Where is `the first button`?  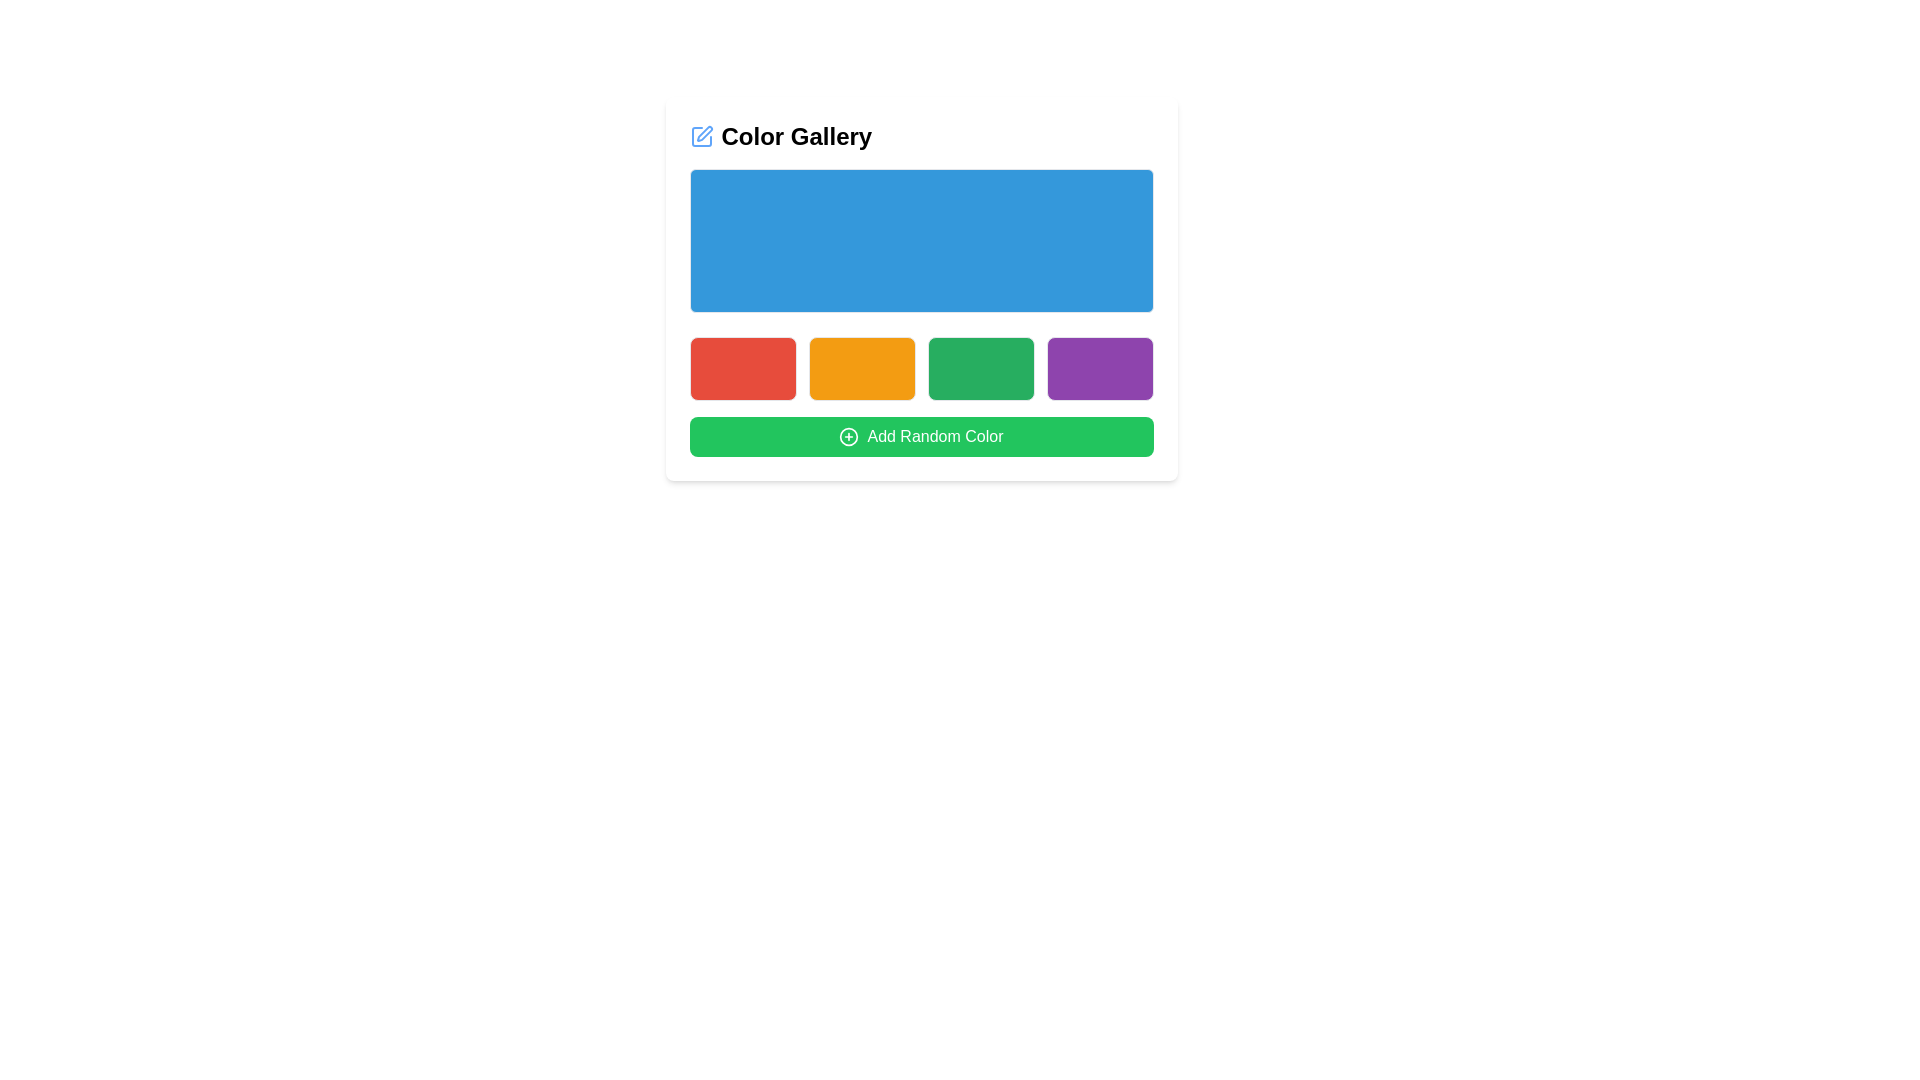 the first button is located at coordinates (742, 369).